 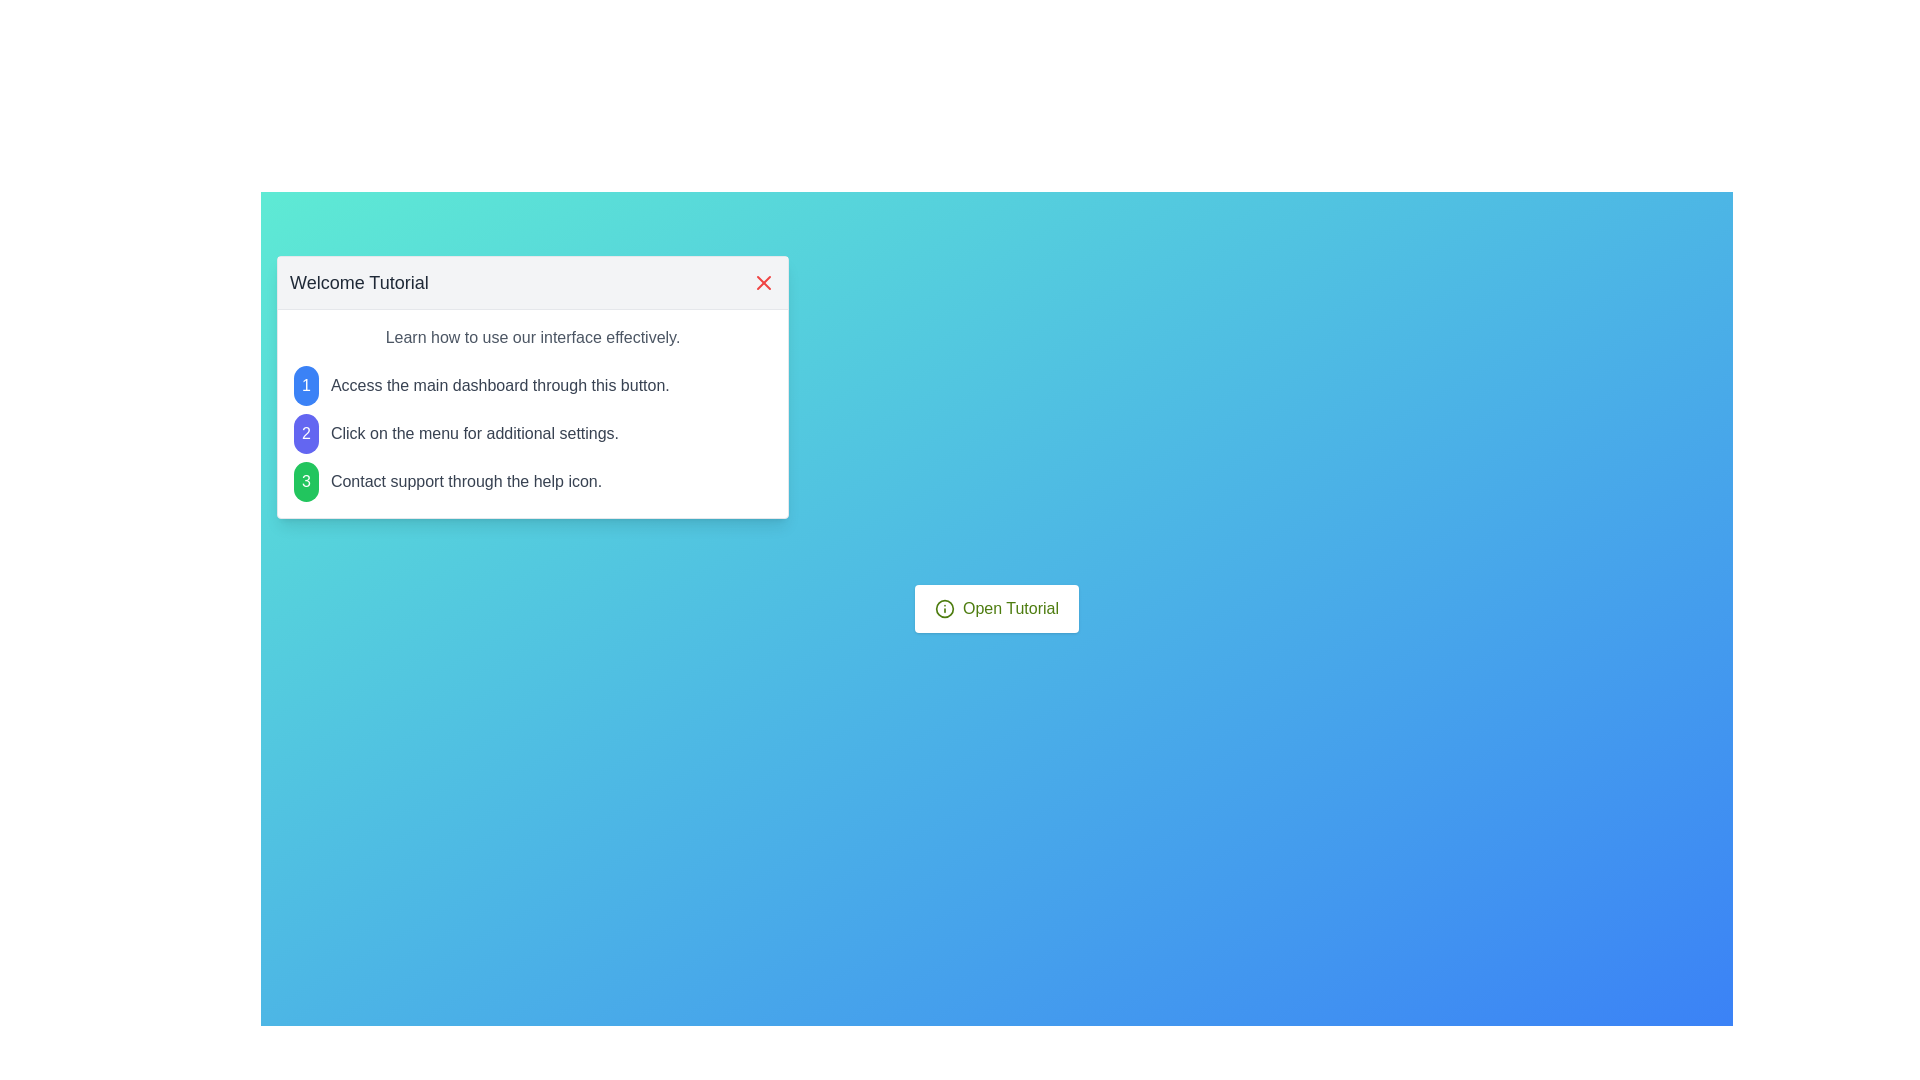 I want to click on the informational text label that provides instructions for accessing the main dashboard, located next to the blue-circle numbered '1' in the centered modal box, so click(x=500, y=385).